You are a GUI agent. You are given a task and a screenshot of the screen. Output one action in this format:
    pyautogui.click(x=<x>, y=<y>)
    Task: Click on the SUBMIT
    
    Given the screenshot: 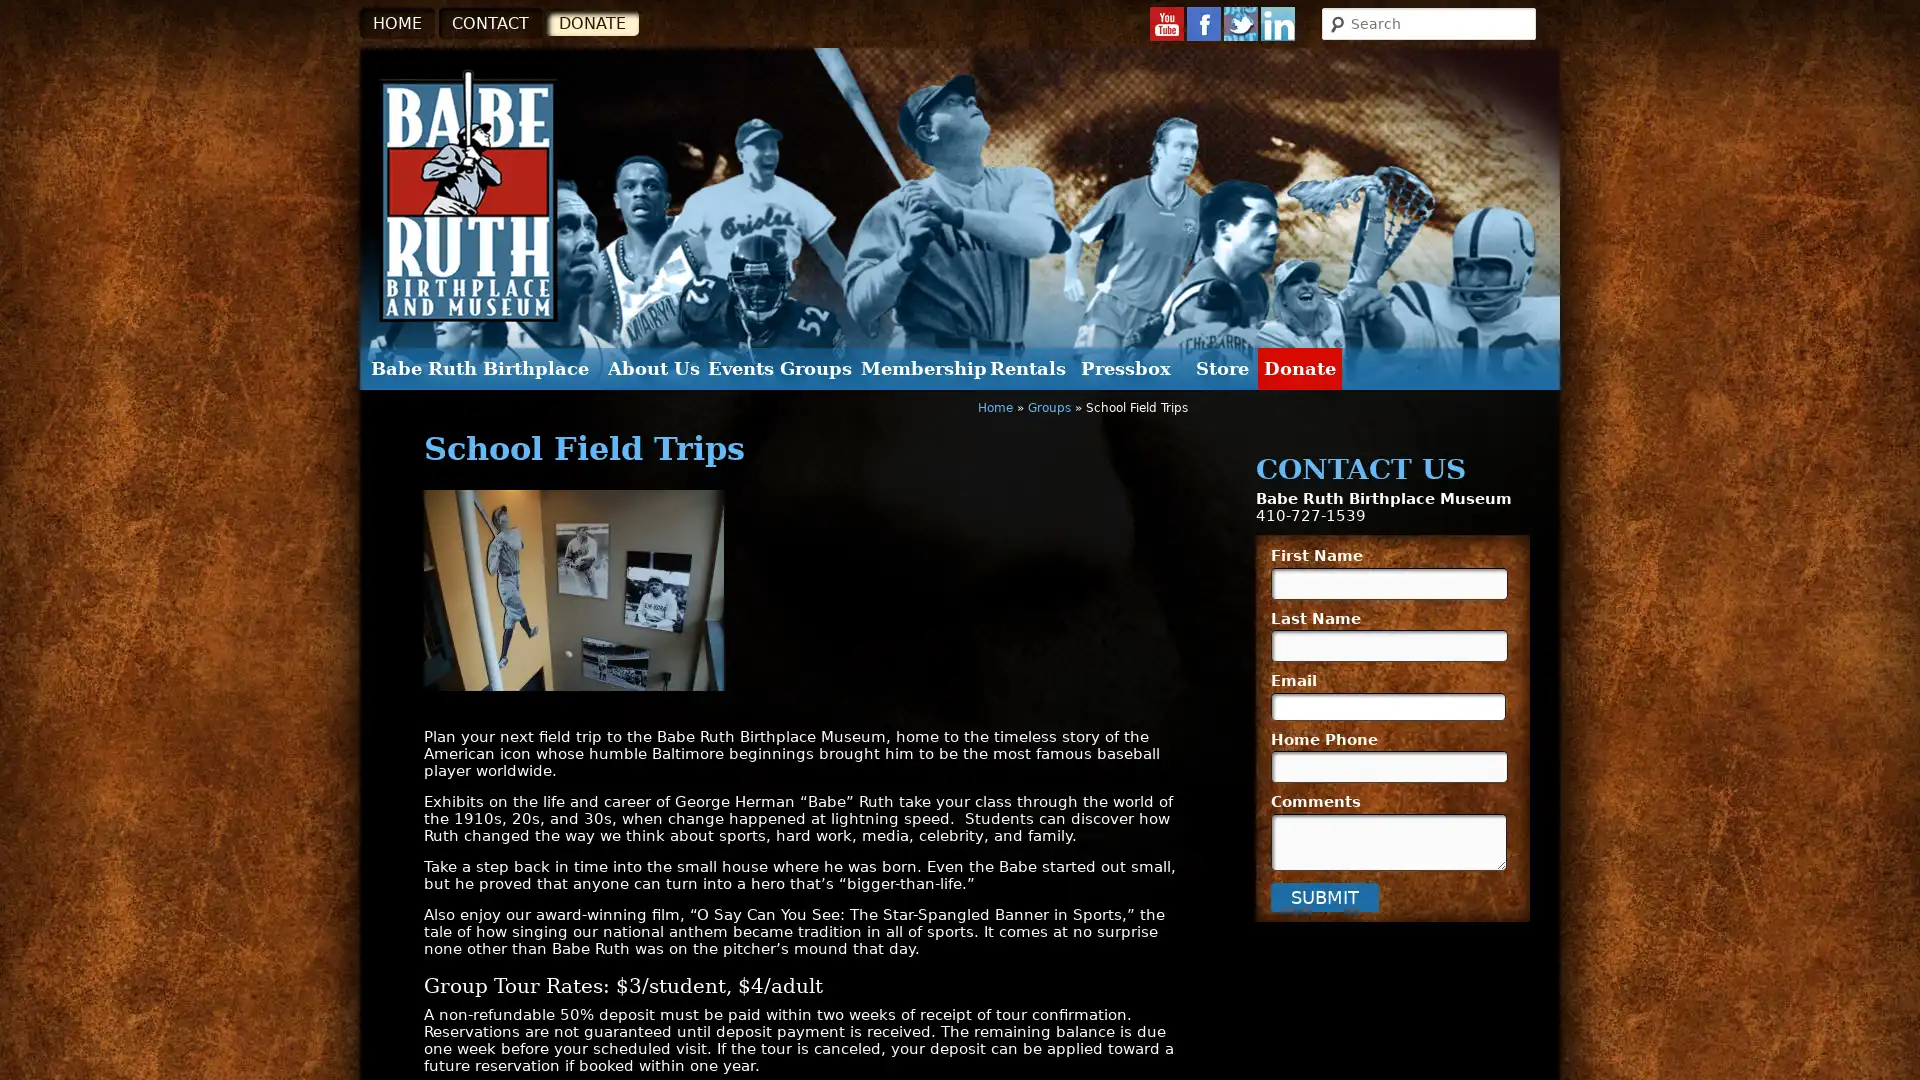 What is the action you would take?
    pyautogui.click(x=1324, y=895)
    